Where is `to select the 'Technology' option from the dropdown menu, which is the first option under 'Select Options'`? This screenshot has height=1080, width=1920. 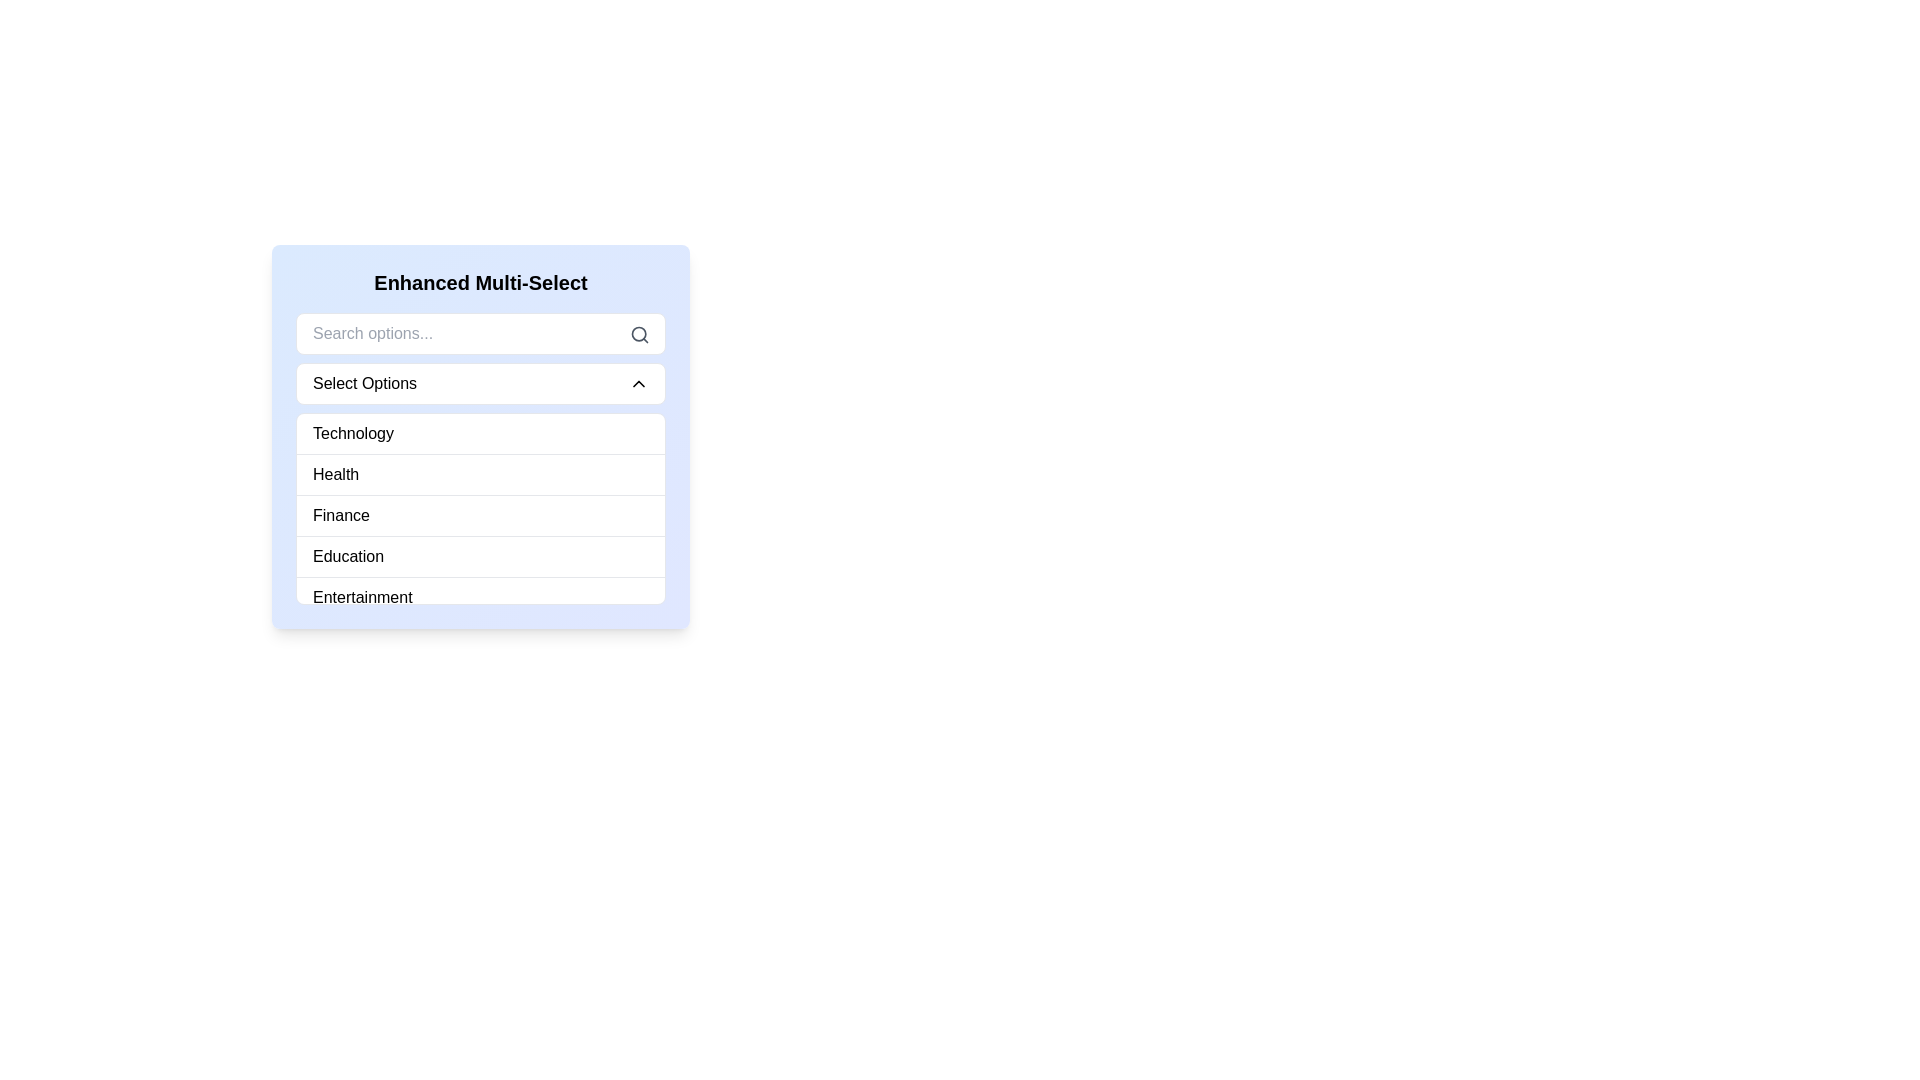 to select the 'Technology' option from the dropdown menu, which is the first option under 'Select Options' is located at coordinates (353, 433).